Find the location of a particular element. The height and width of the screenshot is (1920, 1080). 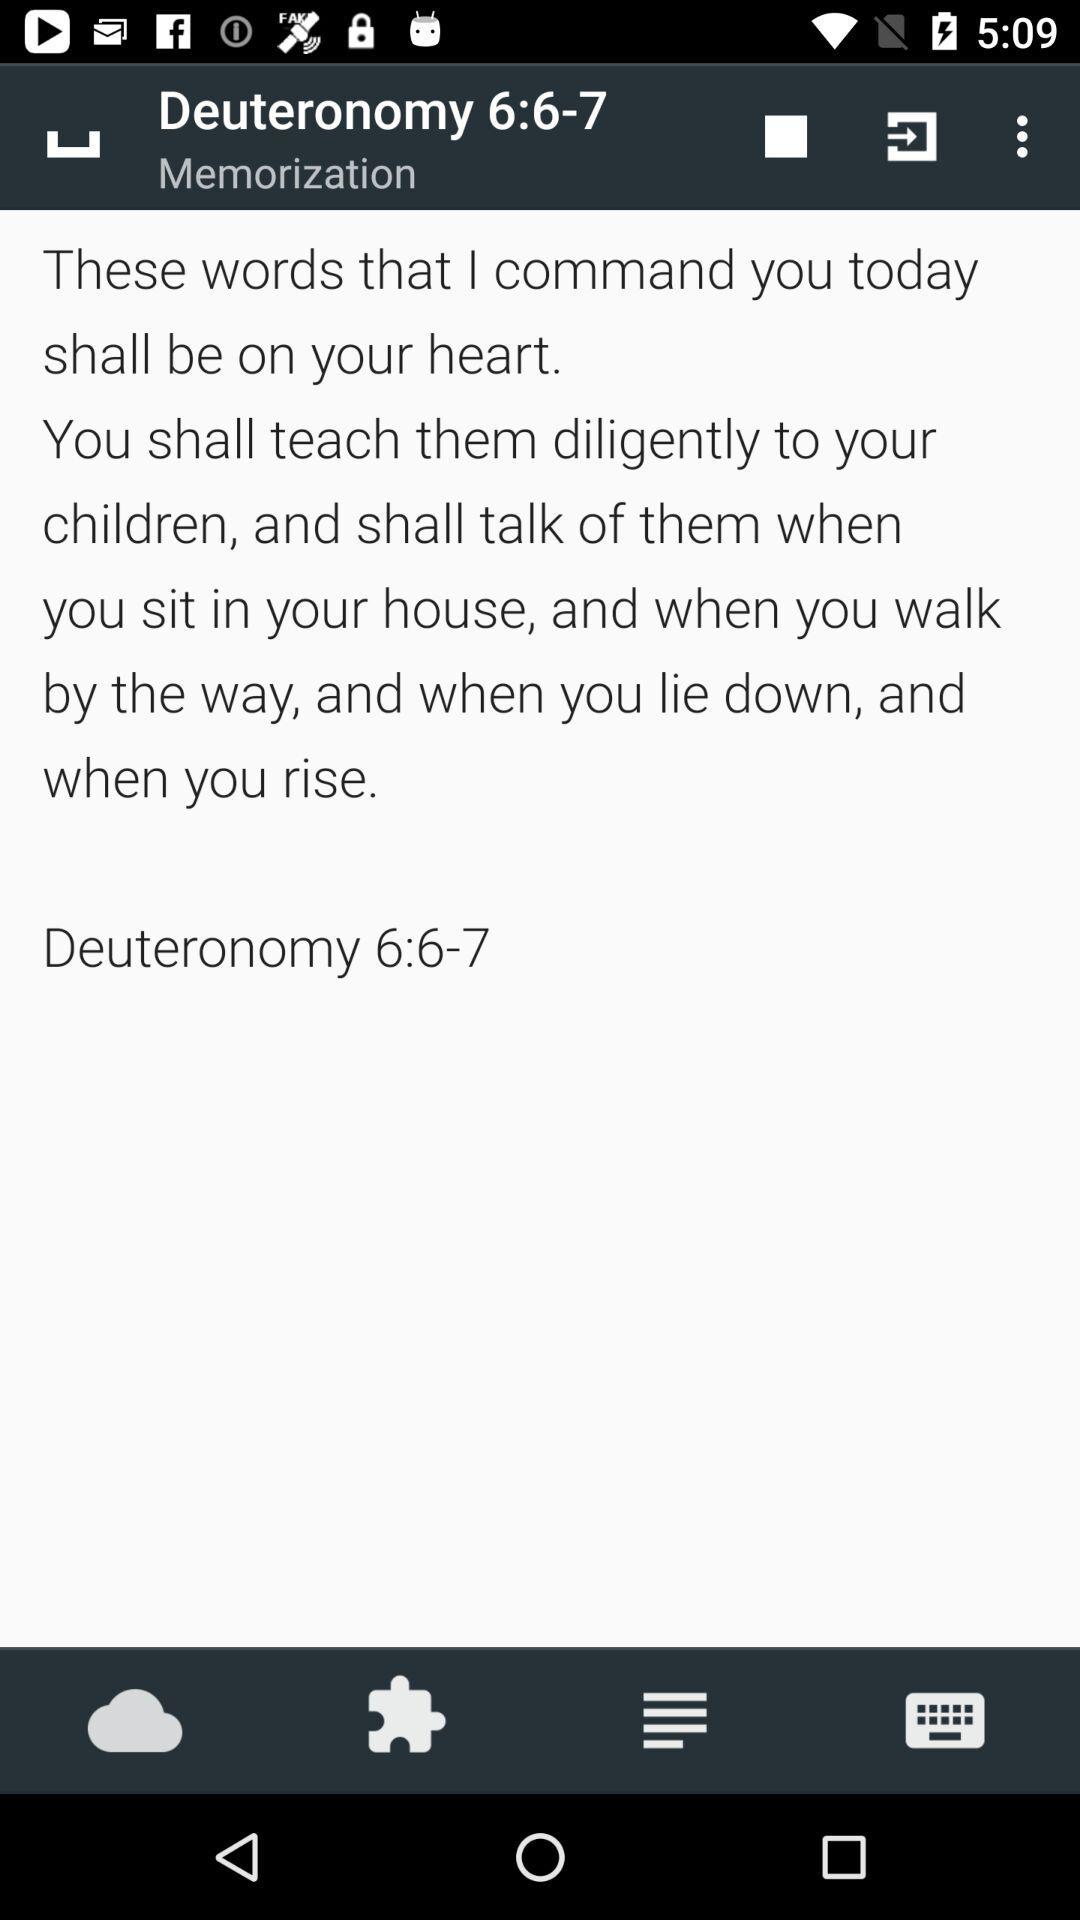

icon below the these words that item is located at coordinates (405, 1719).